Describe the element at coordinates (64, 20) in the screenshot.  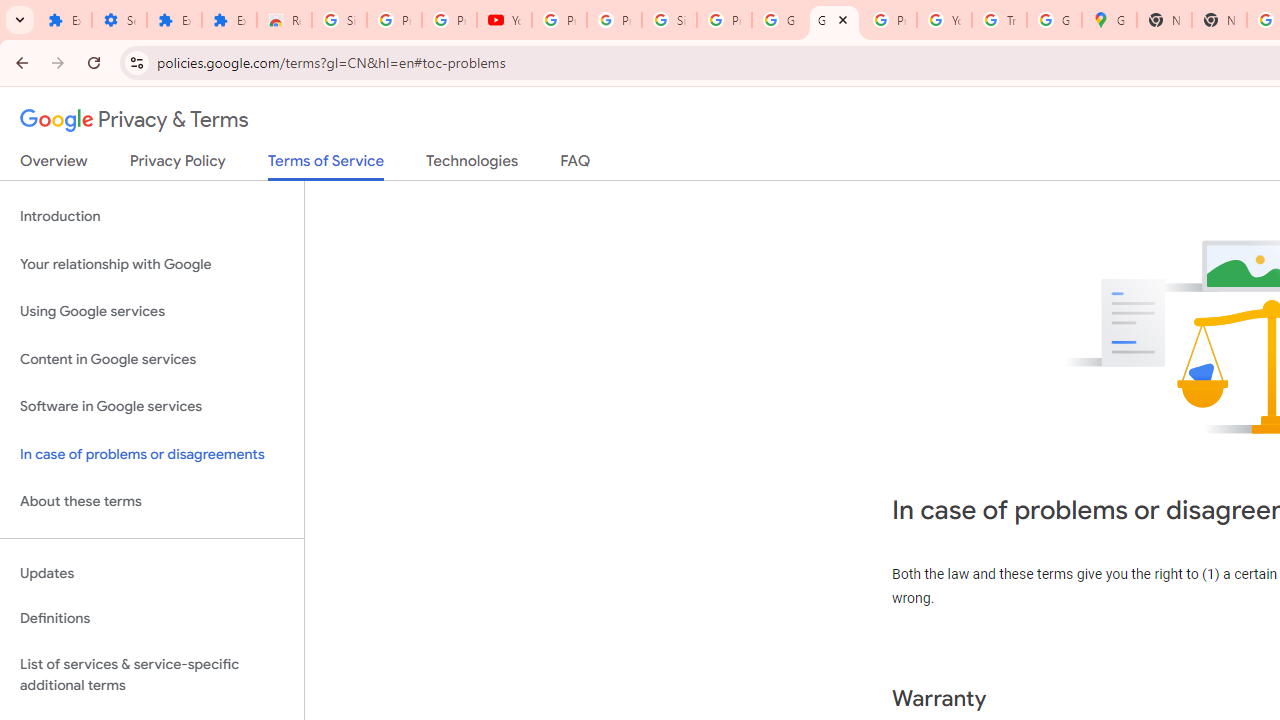
I see `'Extensions'` at that location.